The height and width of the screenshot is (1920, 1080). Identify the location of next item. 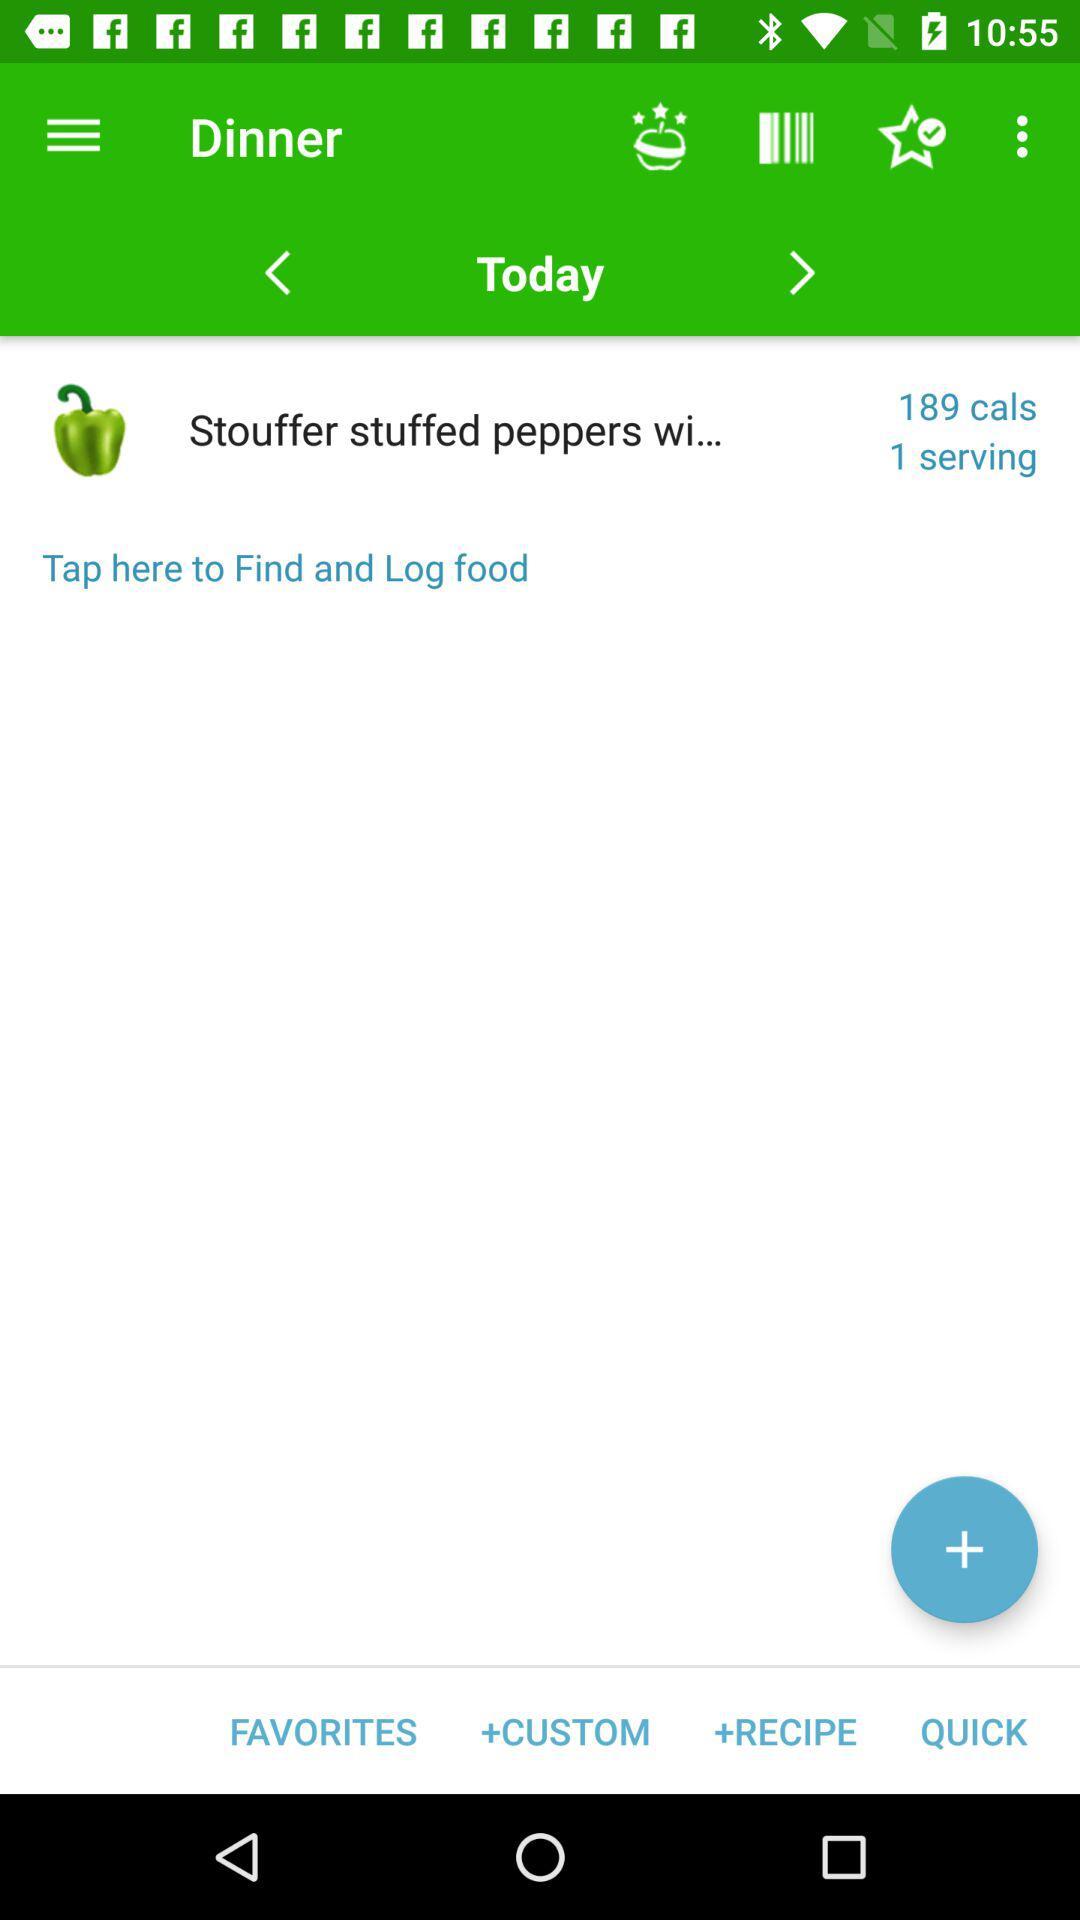
(801, 272).